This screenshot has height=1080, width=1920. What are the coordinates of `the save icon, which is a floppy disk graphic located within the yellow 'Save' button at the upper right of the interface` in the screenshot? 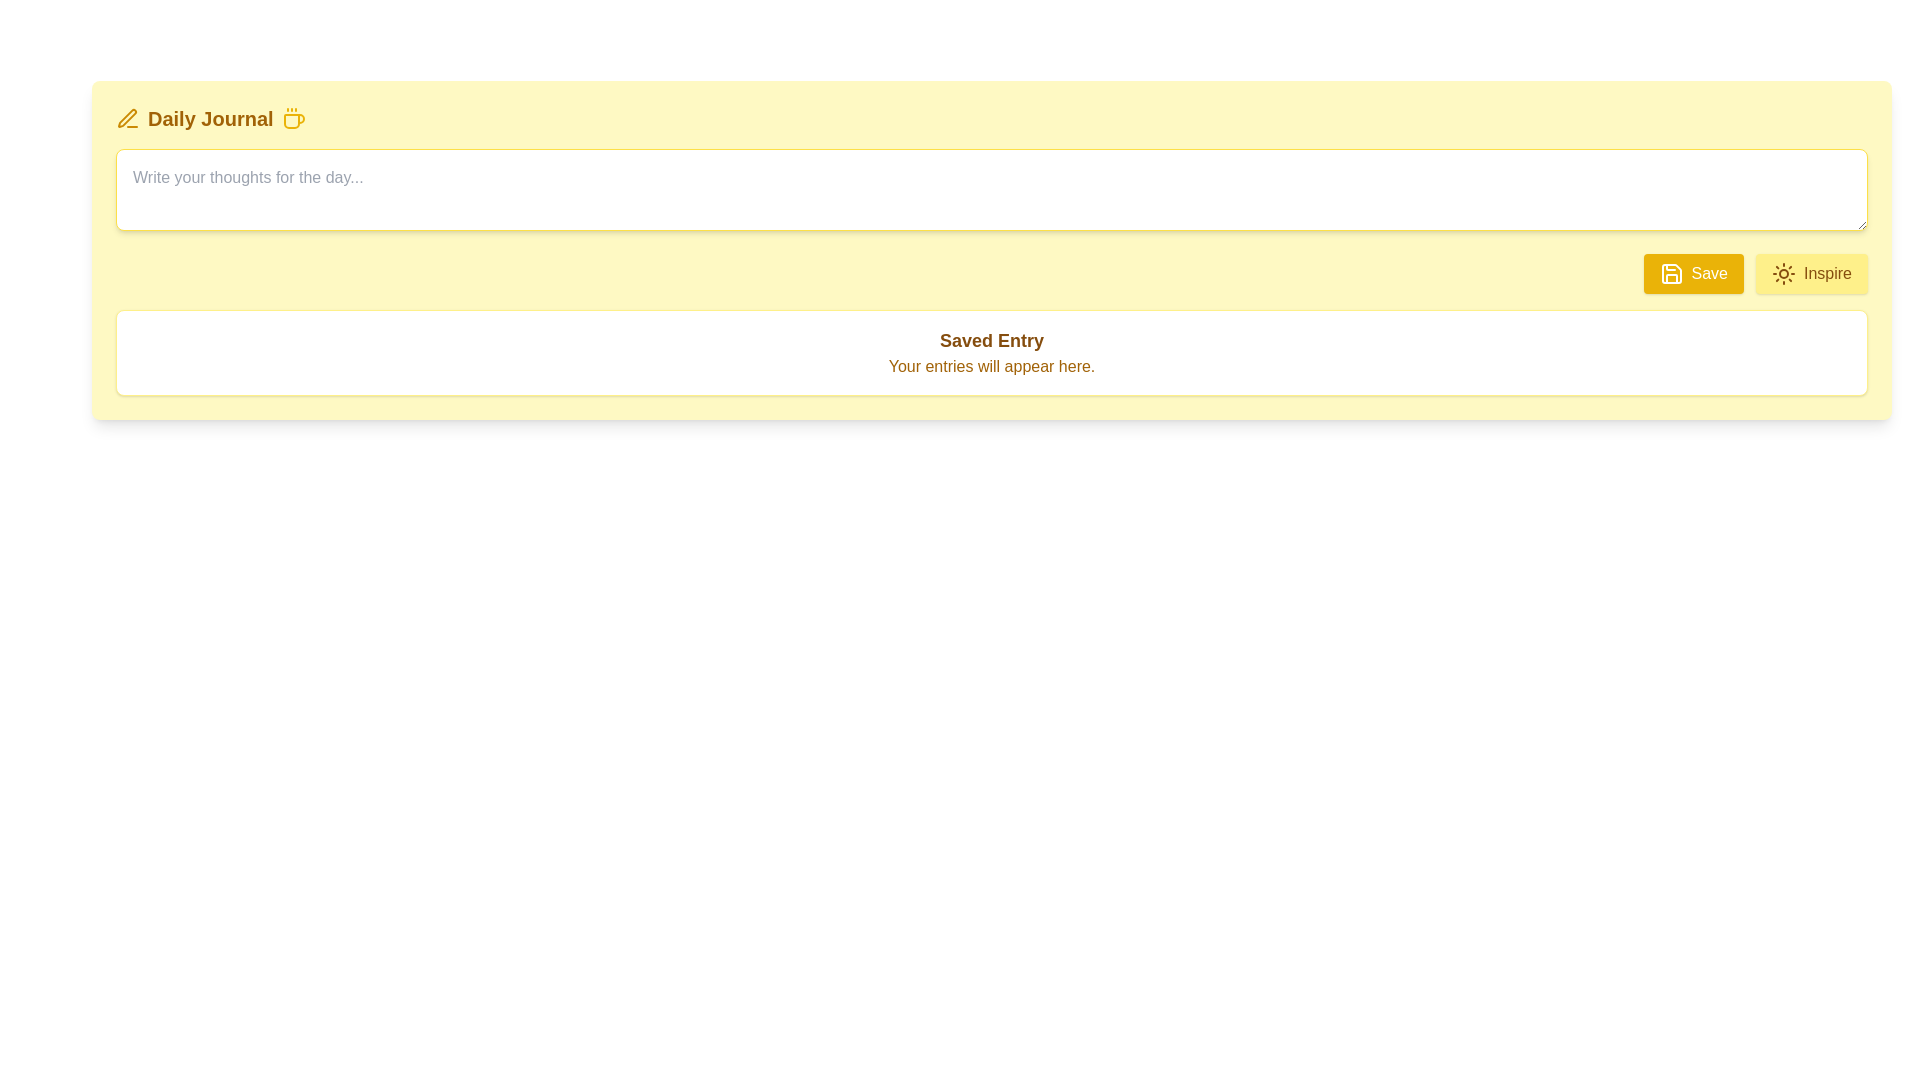 It's located at (1671, 273).